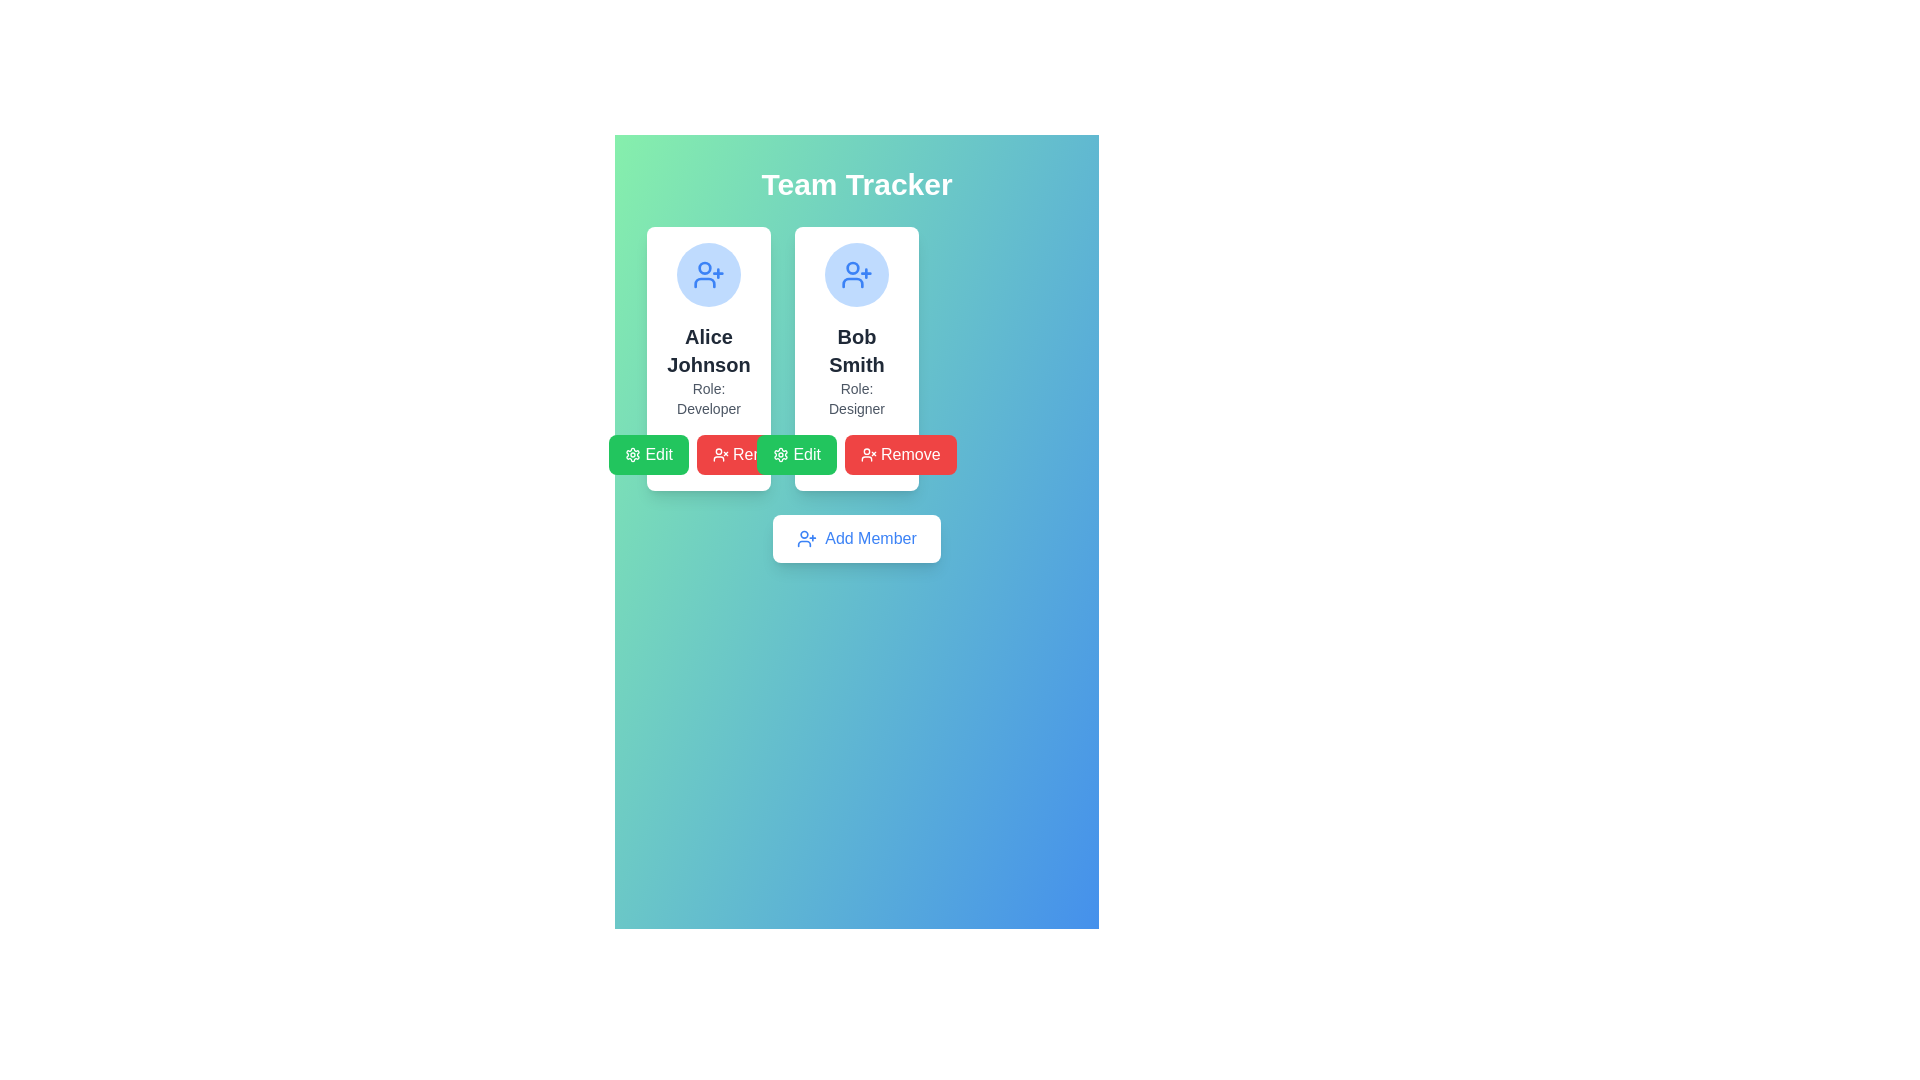 The height and width of the screenshot is (1080, 1920). What do you see at coordinates (795, 455) in the screenshot?
I see `the button` at bounding box center [795, 455].